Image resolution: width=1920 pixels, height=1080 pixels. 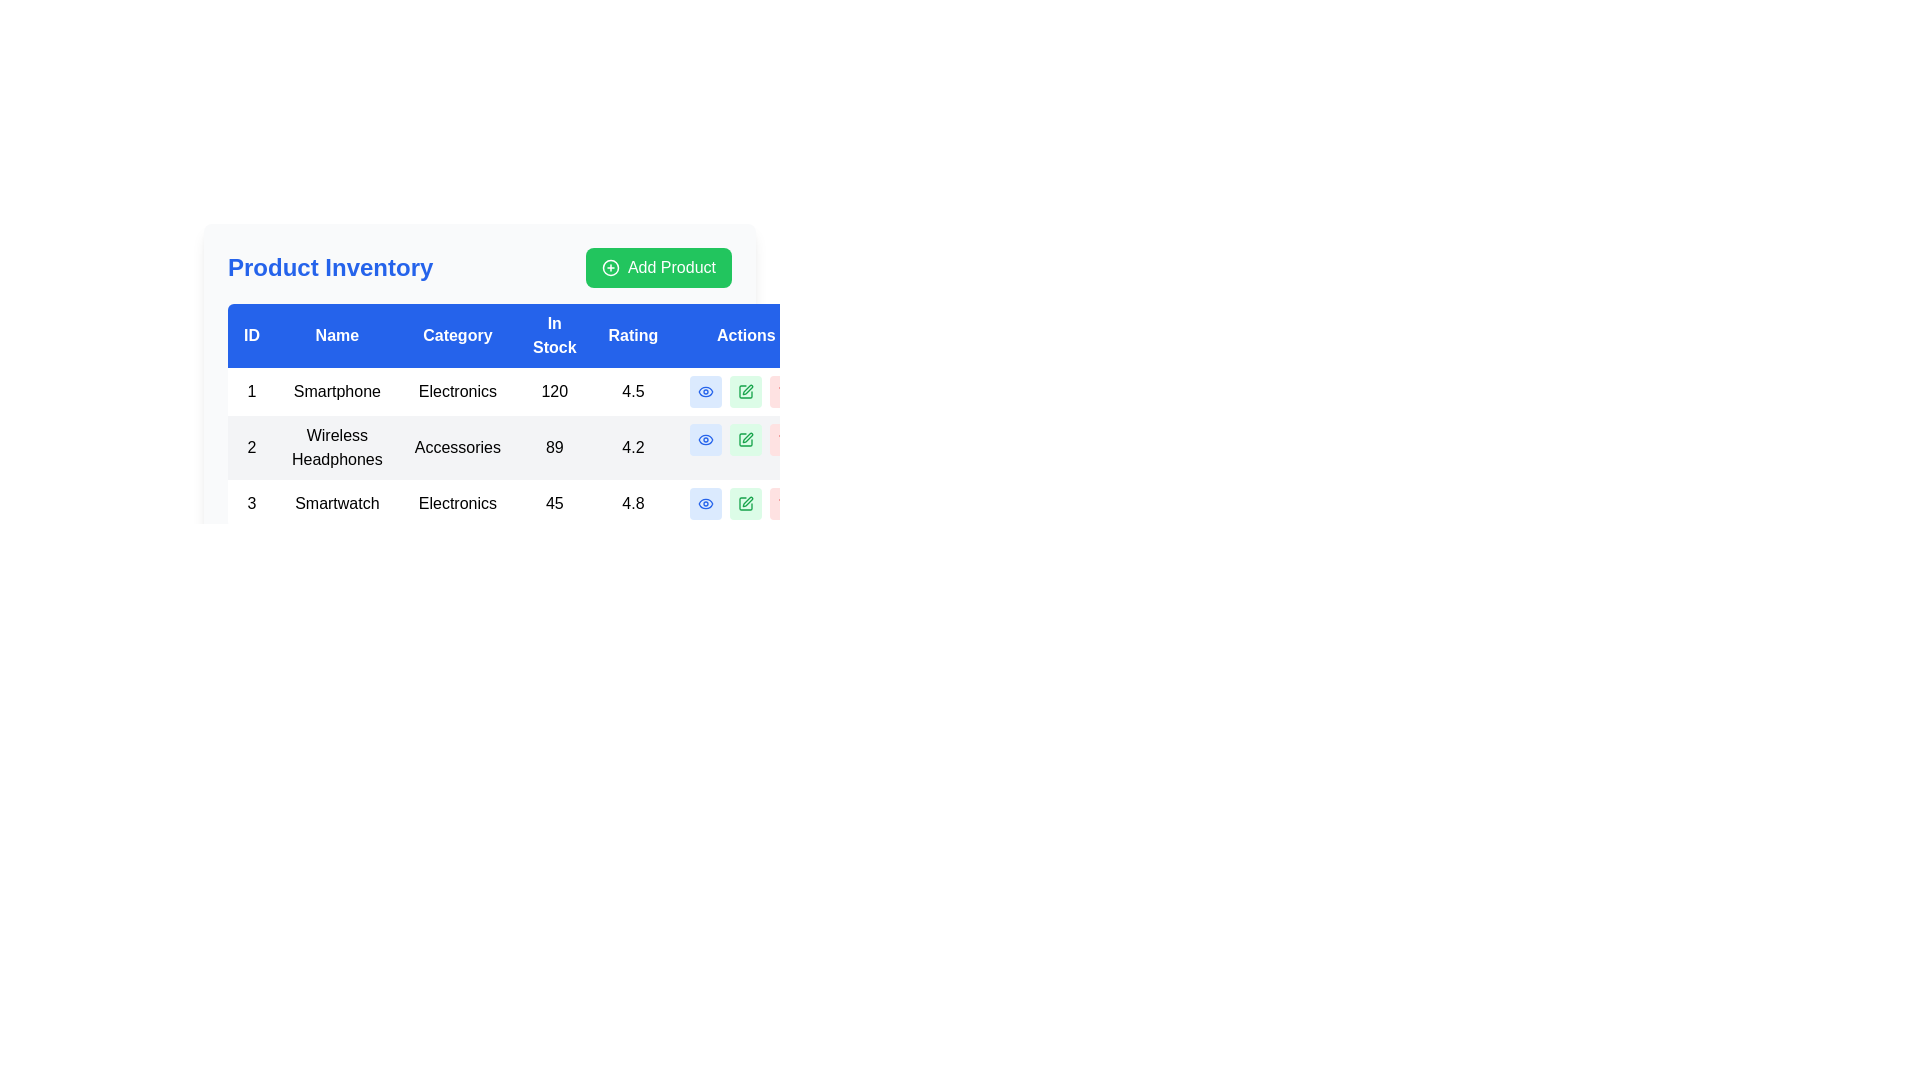 What do you see at coordinates (632, 446) in the screenshot?
I see `the text label displaying the rating value, which is located in the fifth column of the second row of the table, positioned between the 'In Stock' and 'Actions' columns` at bounding box center [632, 446].